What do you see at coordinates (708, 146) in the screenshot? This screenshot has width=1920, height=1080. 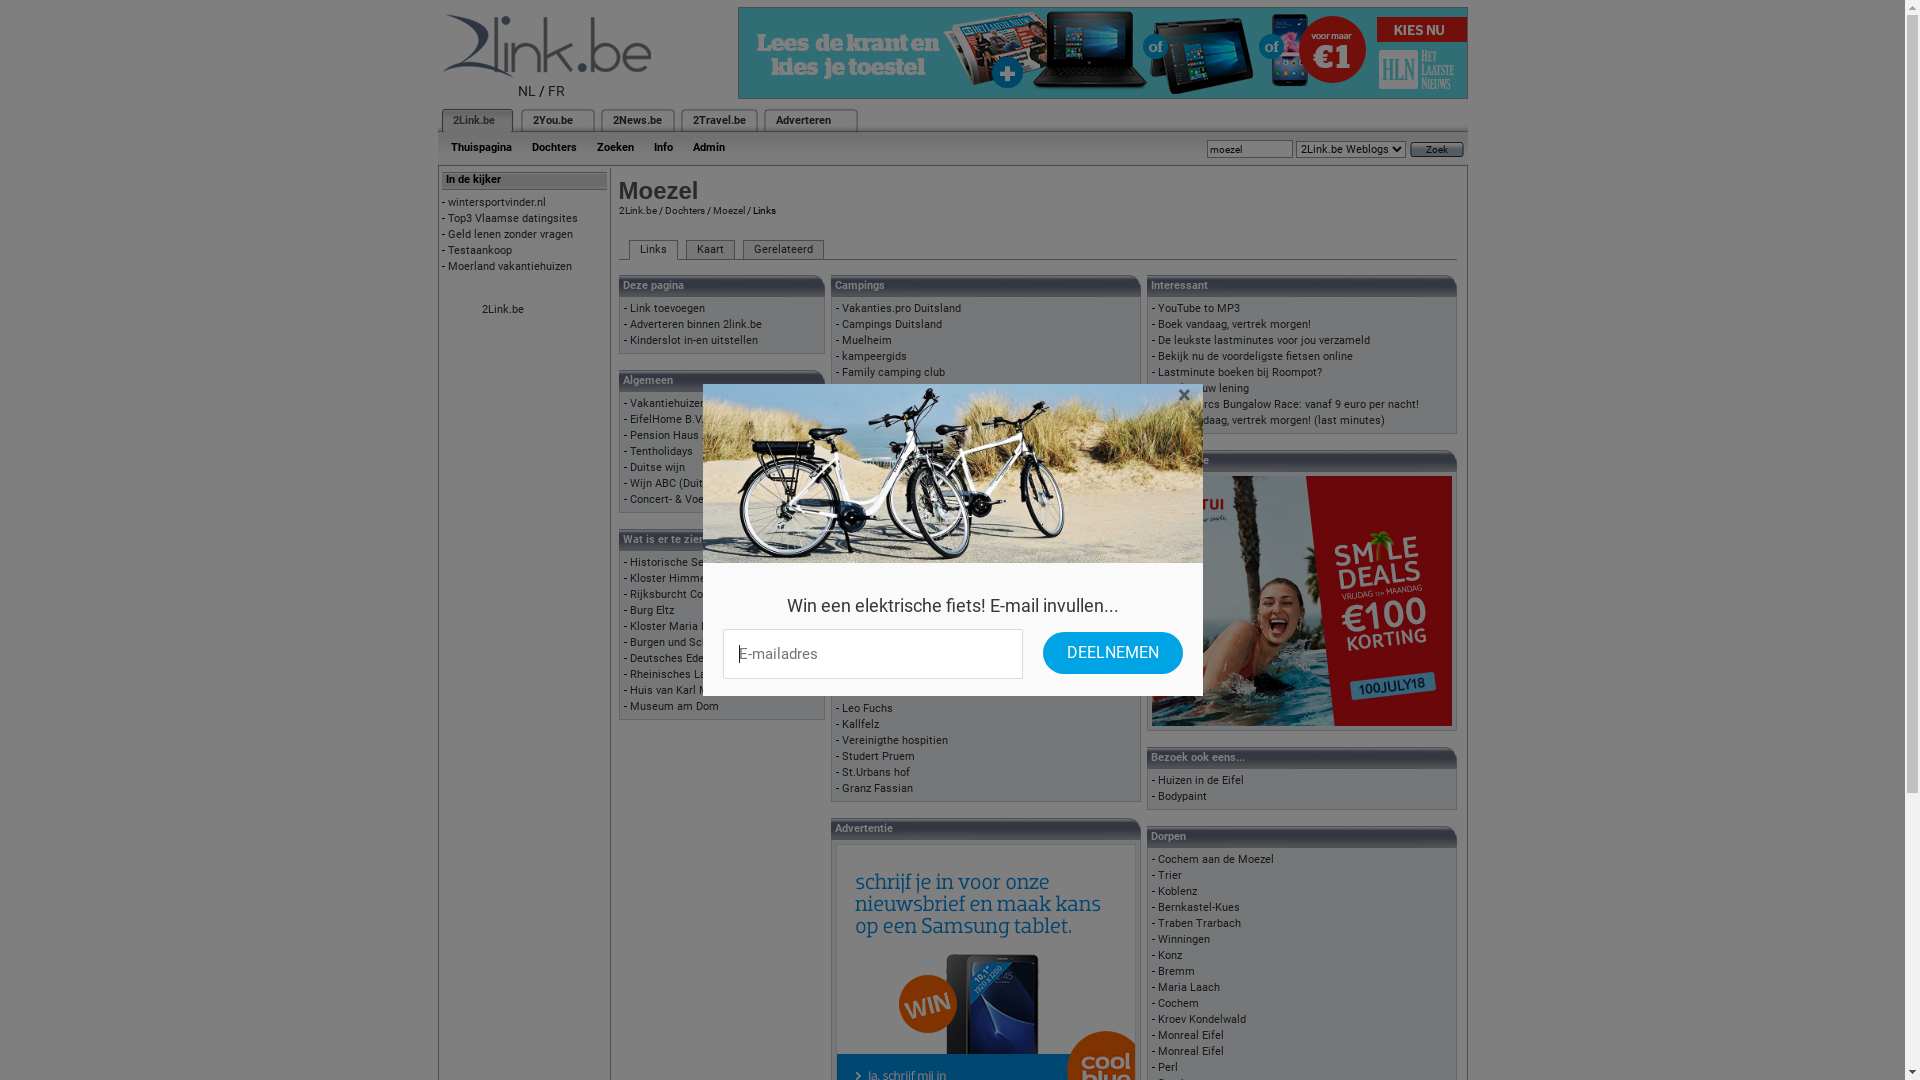 I see `'Admin'` at bounding box center [708, 146].